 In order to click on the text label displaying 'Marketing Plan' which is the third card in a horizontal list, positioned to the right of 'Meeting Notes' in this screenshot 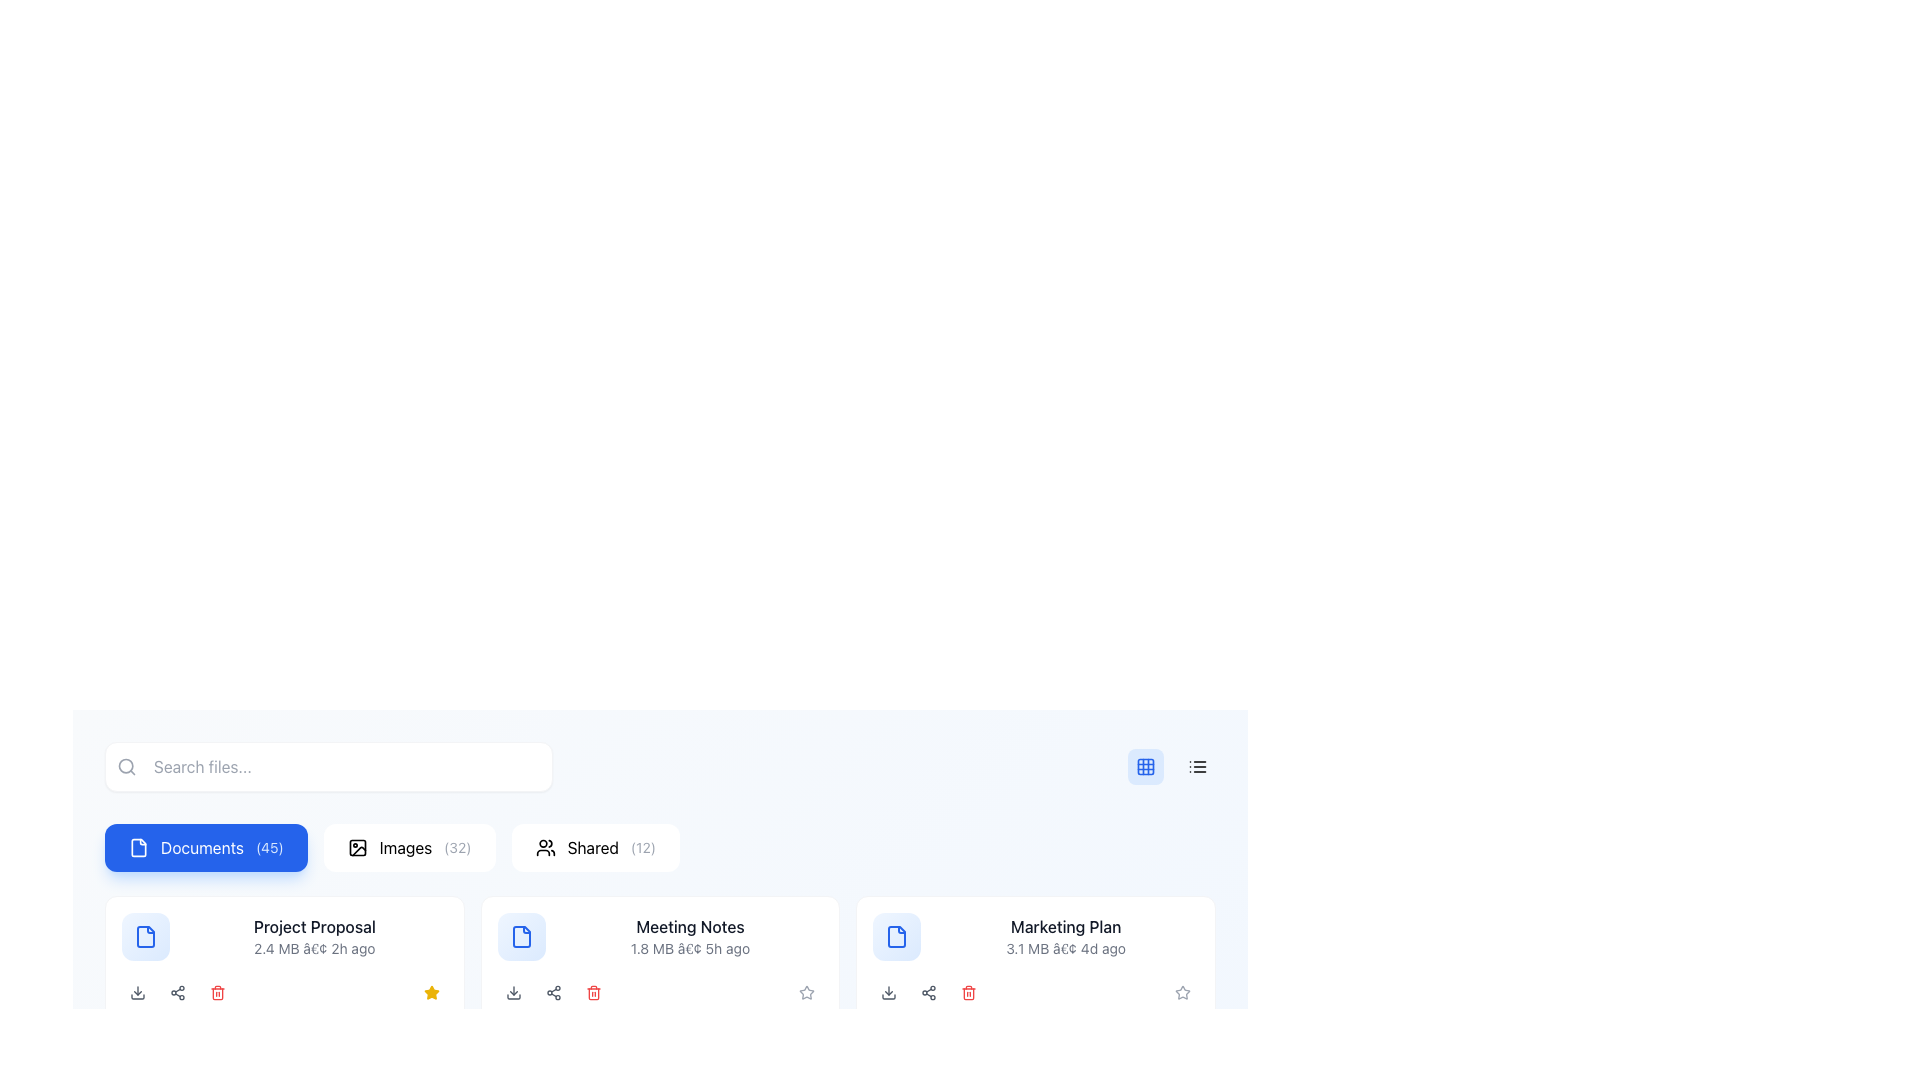, I will do `click(1065, 937)`.